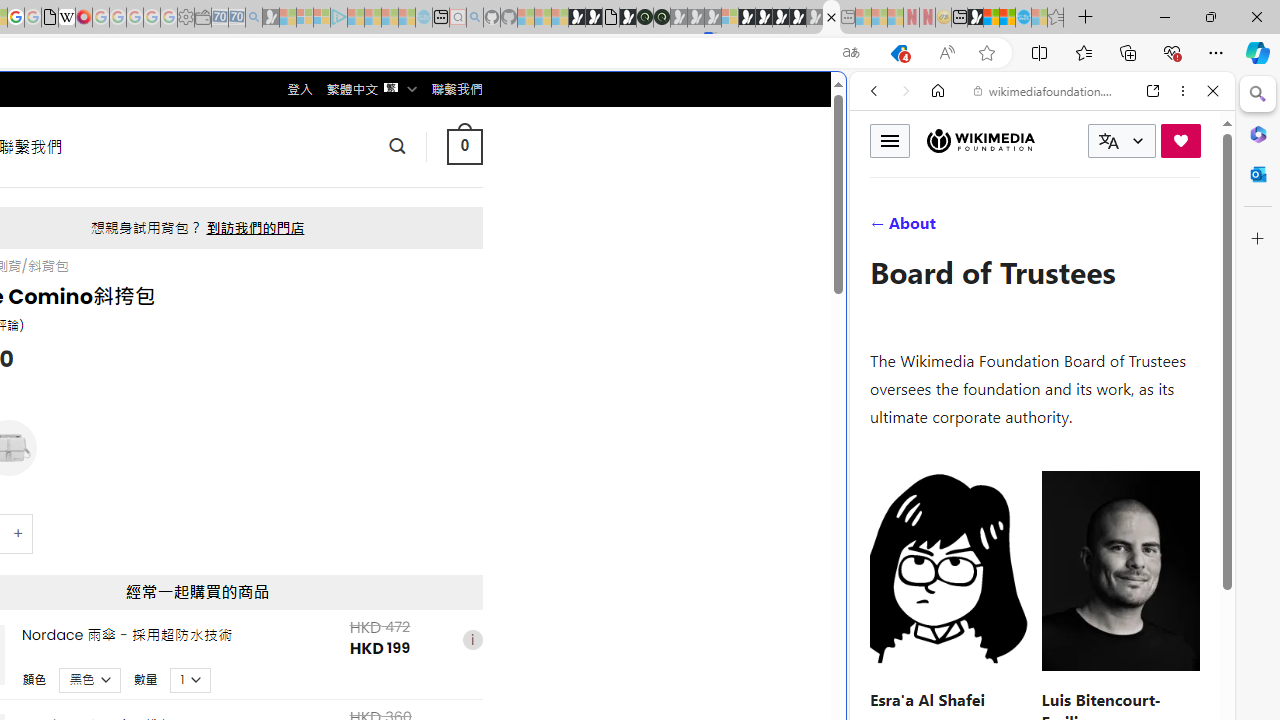  What do you see at coordinates (67, 17) in the screenshot?
I see `'Target page - Wikipedia'` at bounding box center [67, 17].